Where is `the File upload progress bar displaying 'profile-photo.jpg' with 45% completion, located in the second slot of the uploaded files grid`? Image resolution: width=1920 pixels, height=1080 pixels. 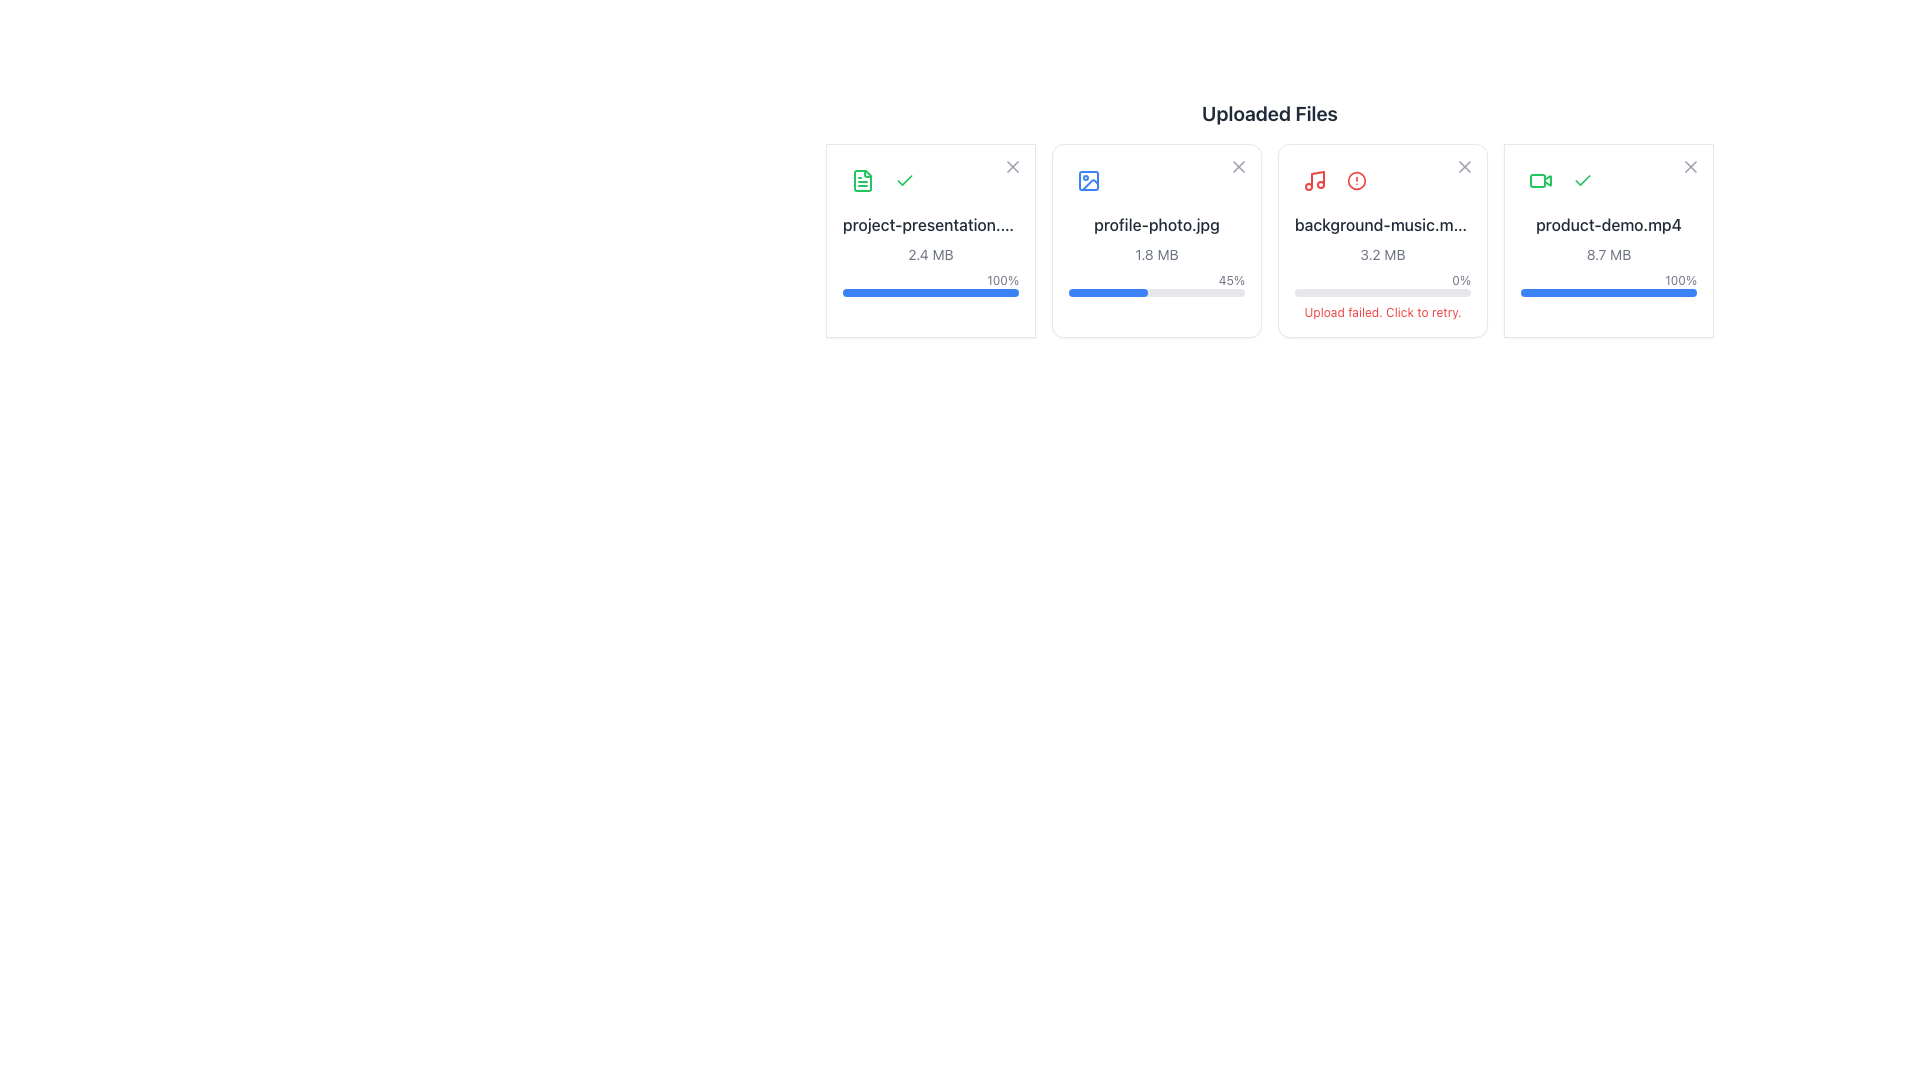 the File upload progress bar displaying 'profile-photo.jpg' with 45% completion, located in the second slot of the uploaded files grid is located at coordinates (1156, 253).